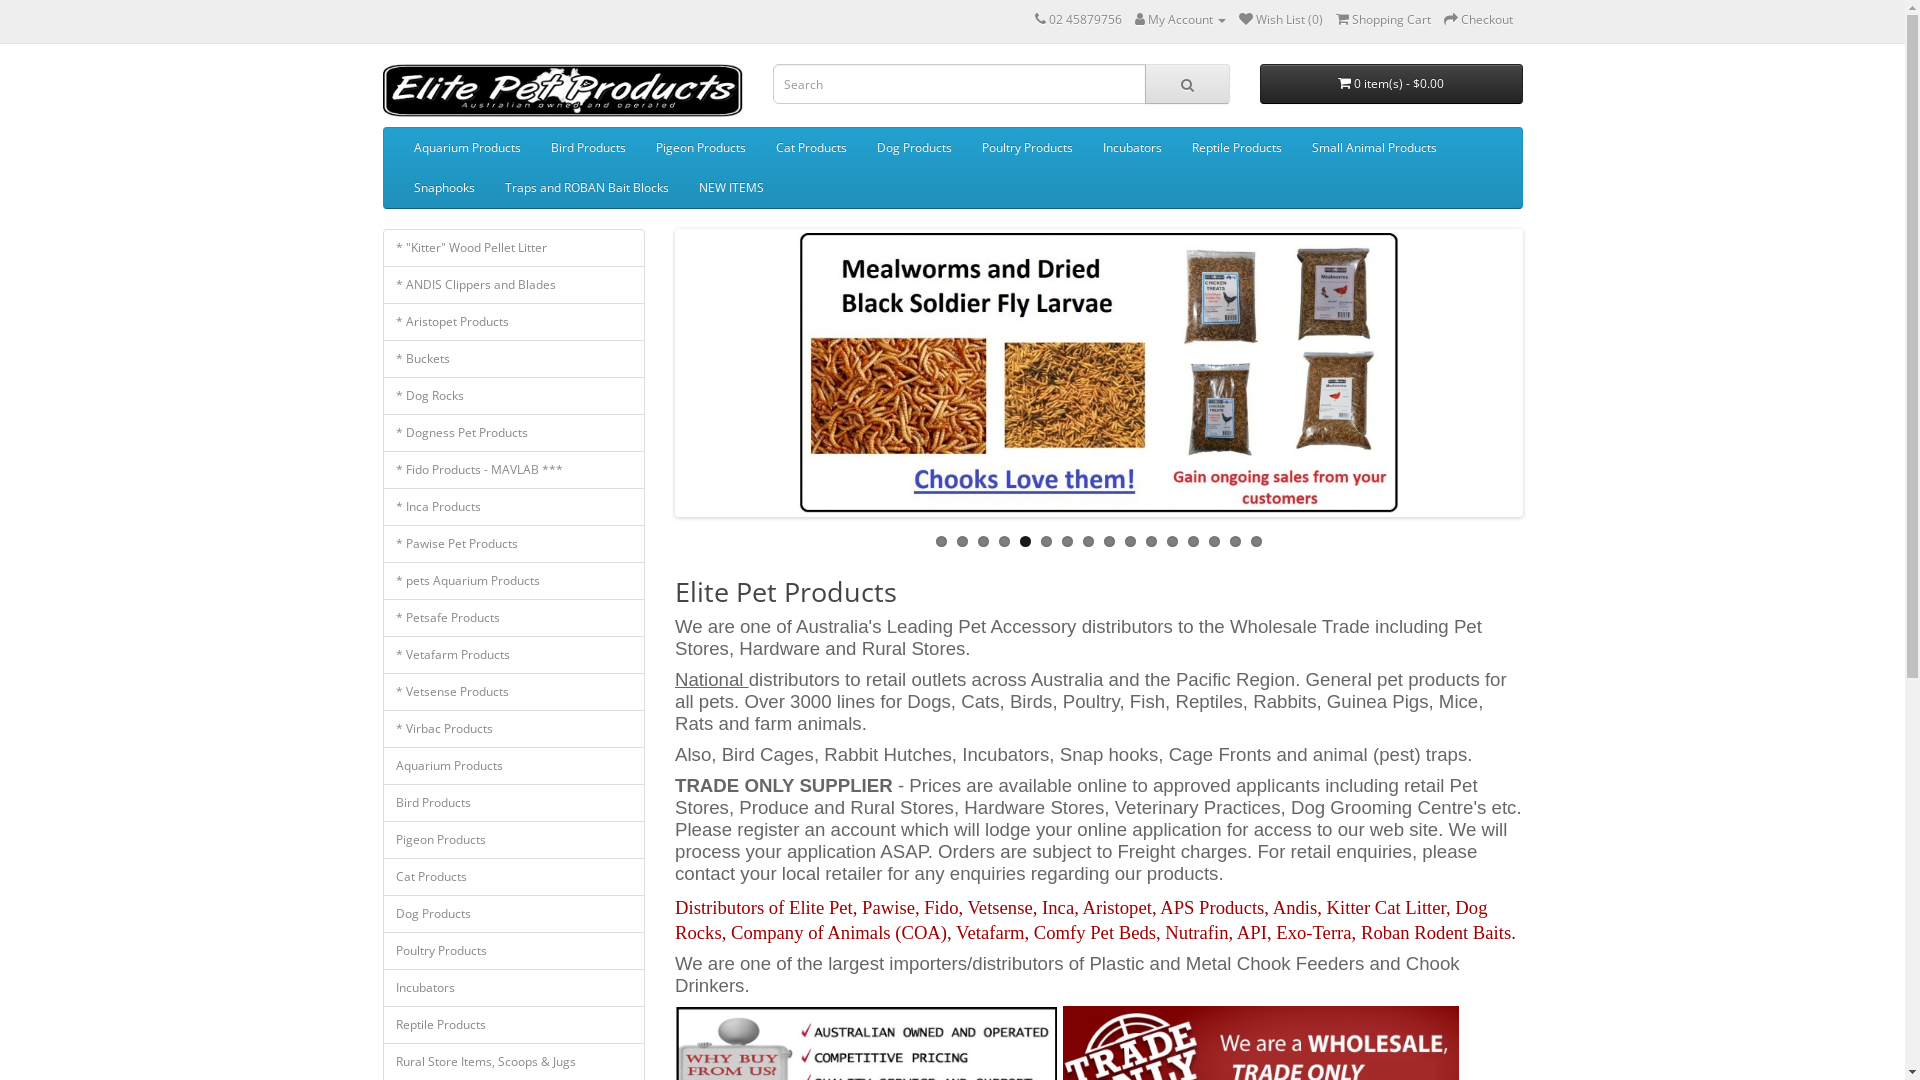 The height and width of the screenshot is (1080, 1920). Describe the element at coordinates (513, 245) in the screenshot. I see `'* "Kitter" Wood Pellet Litter'` at that location.